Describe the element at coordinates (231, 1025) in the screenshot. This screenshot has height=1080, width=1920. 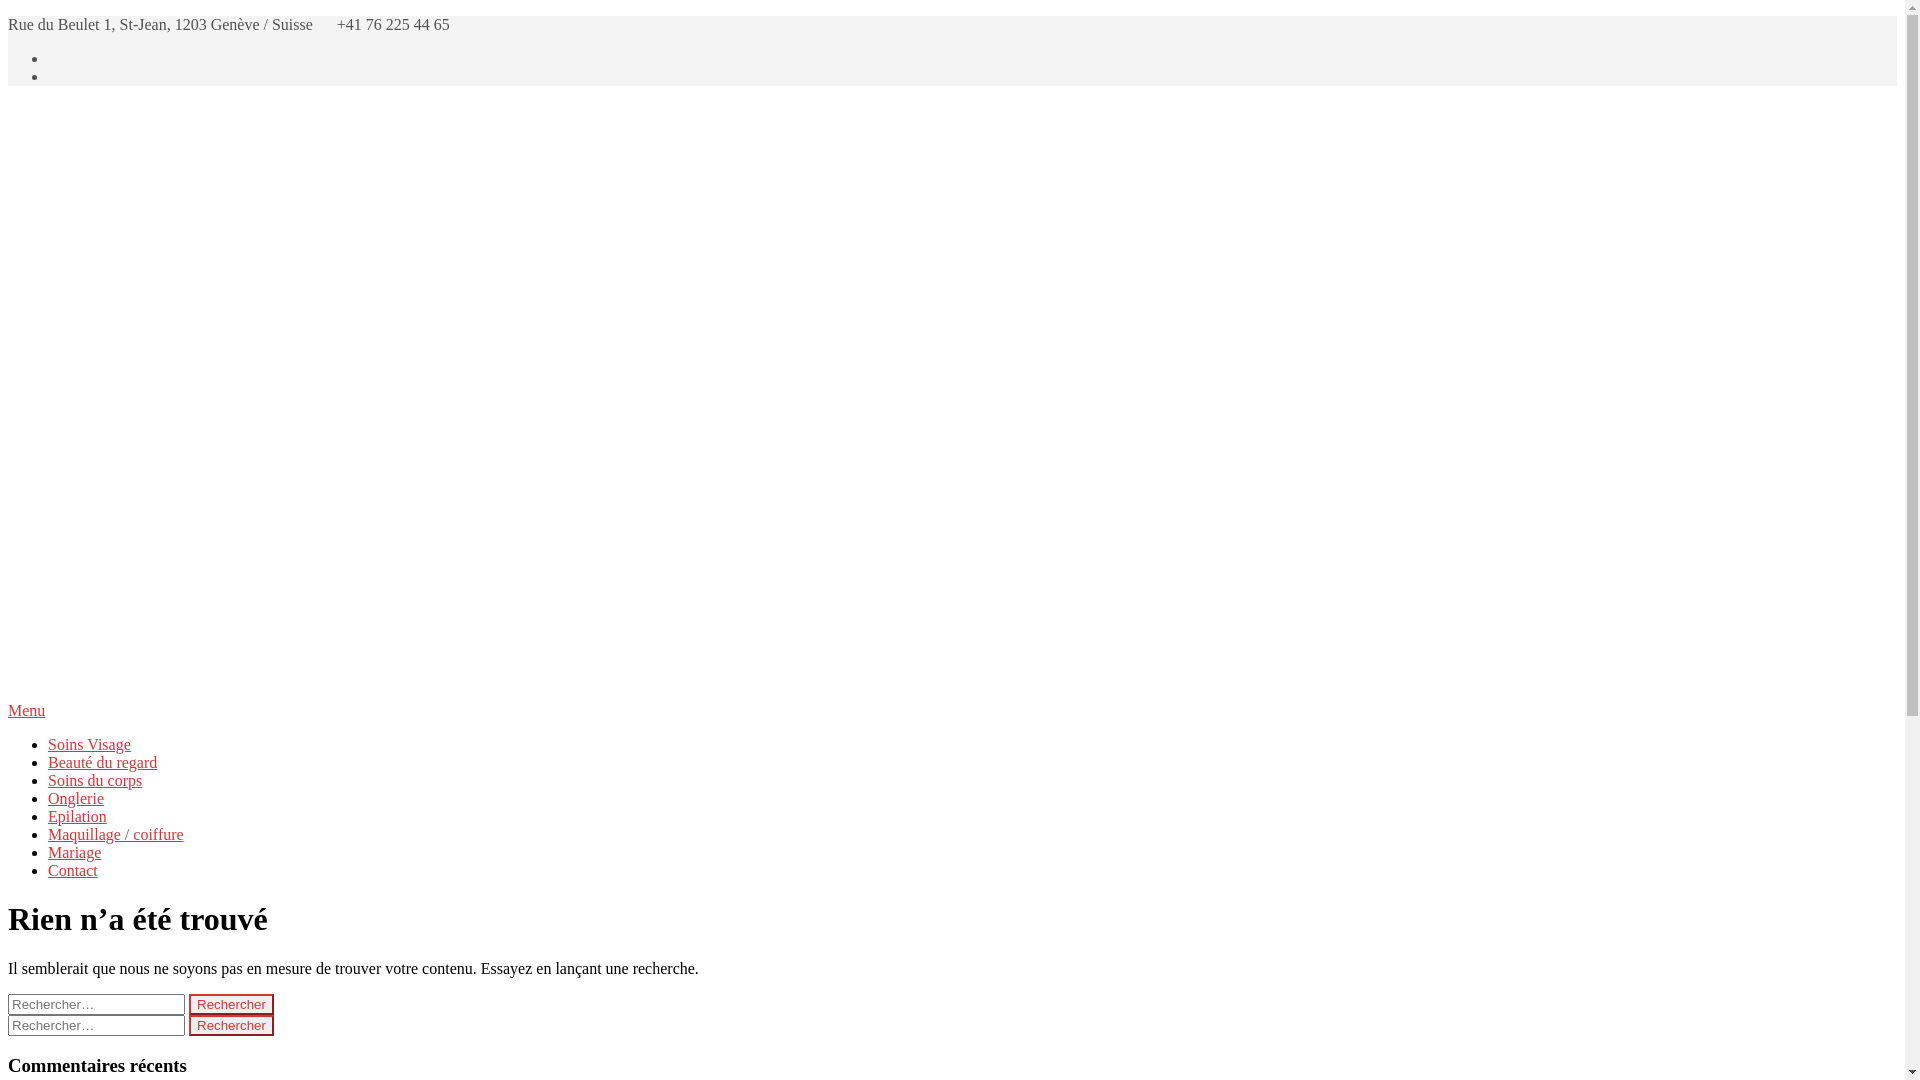
I see `'Rechercher'` at that location.